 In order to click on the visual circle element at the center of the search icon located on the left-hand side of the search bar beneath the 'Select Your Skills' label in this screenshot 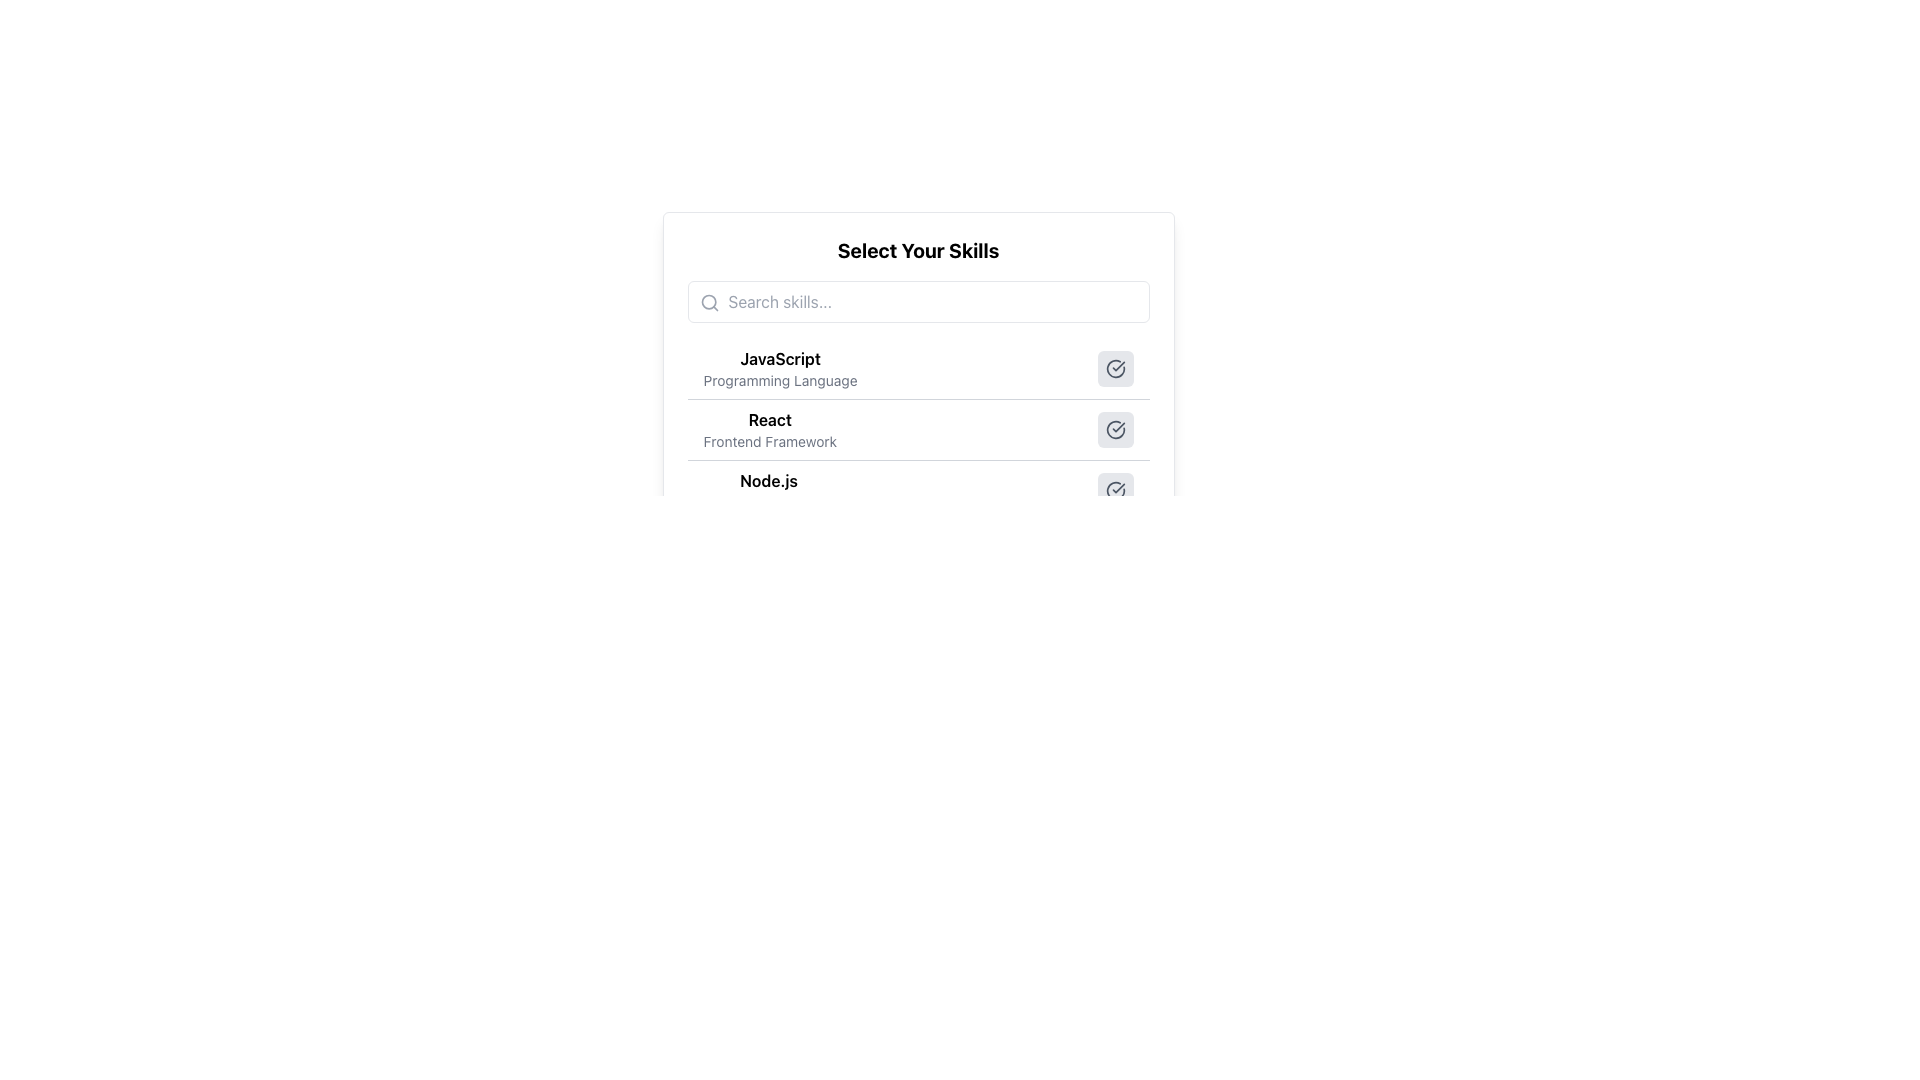, I will do `click(708, 302)`.